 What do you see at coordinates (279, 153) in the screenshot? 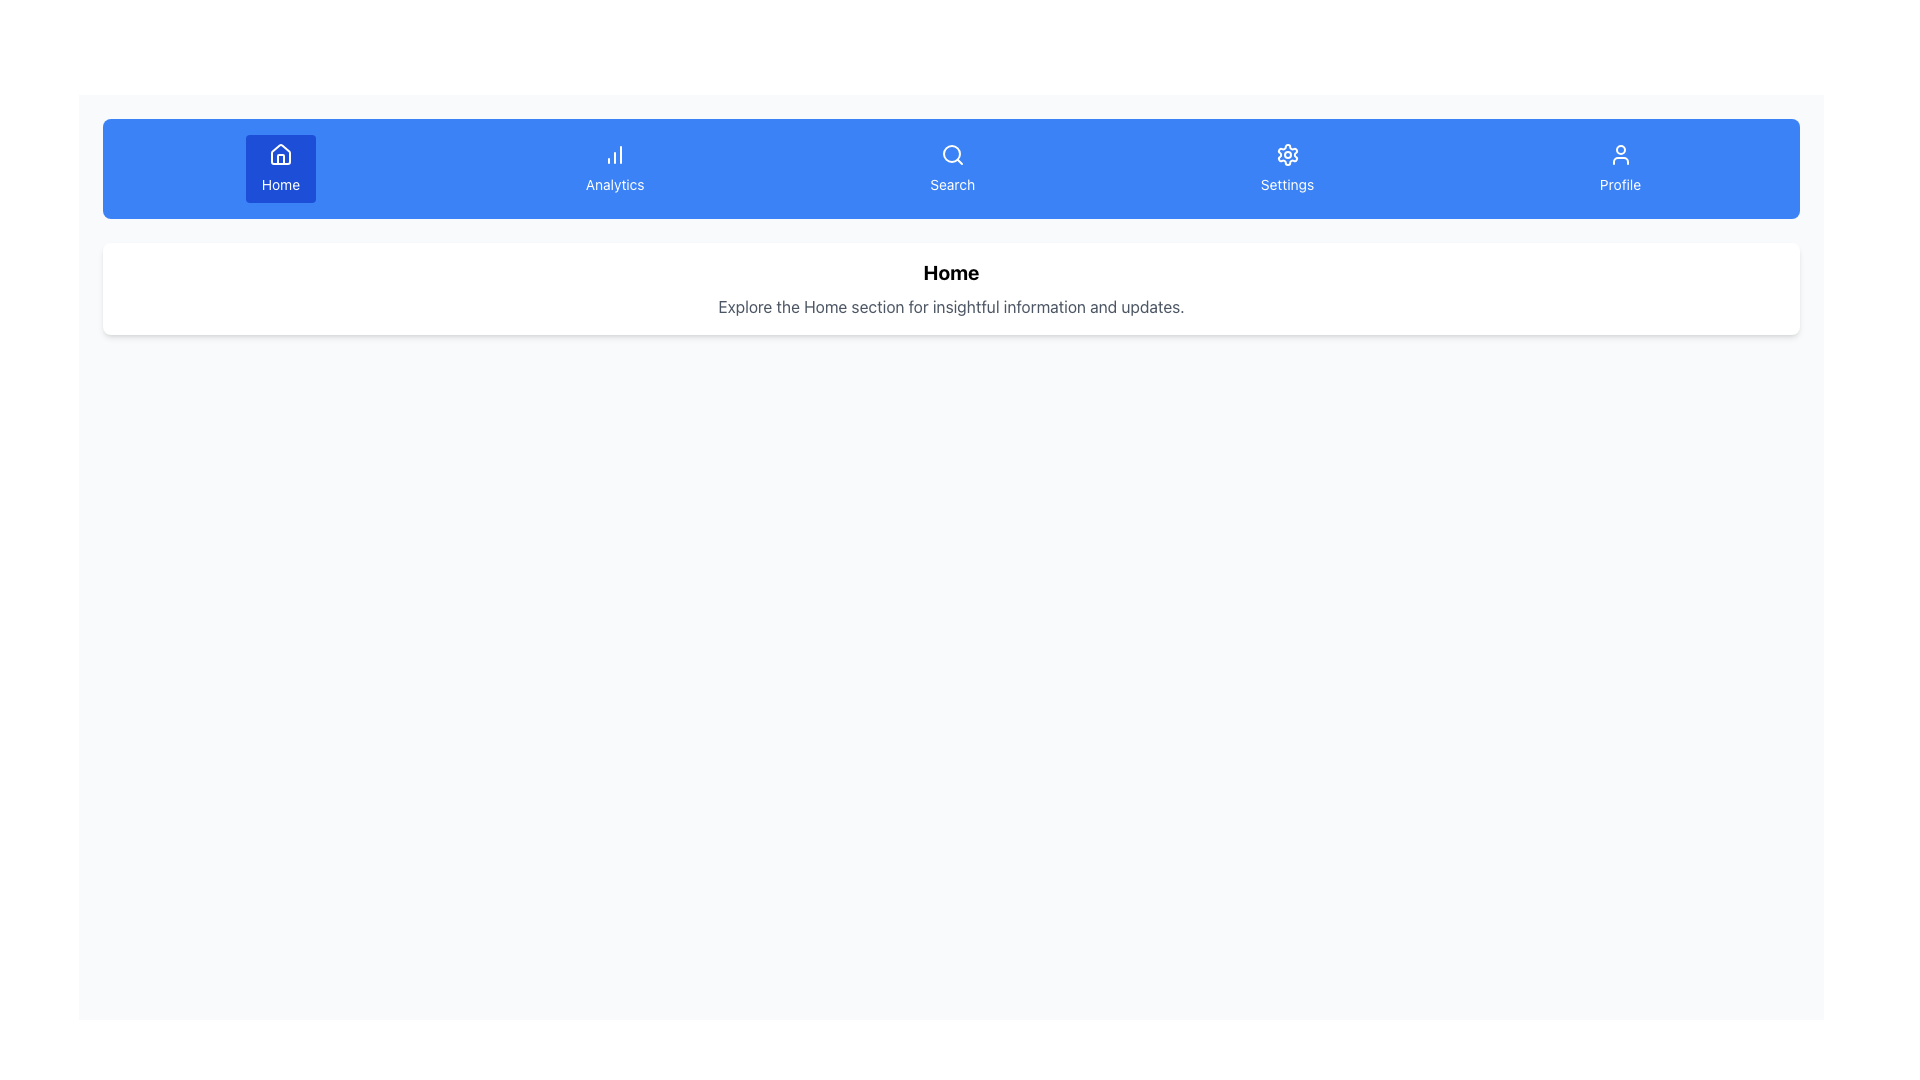
I see `the 'Home' icon located in the blue rectangular section on the menu bar` at bounding box center [279, 153].